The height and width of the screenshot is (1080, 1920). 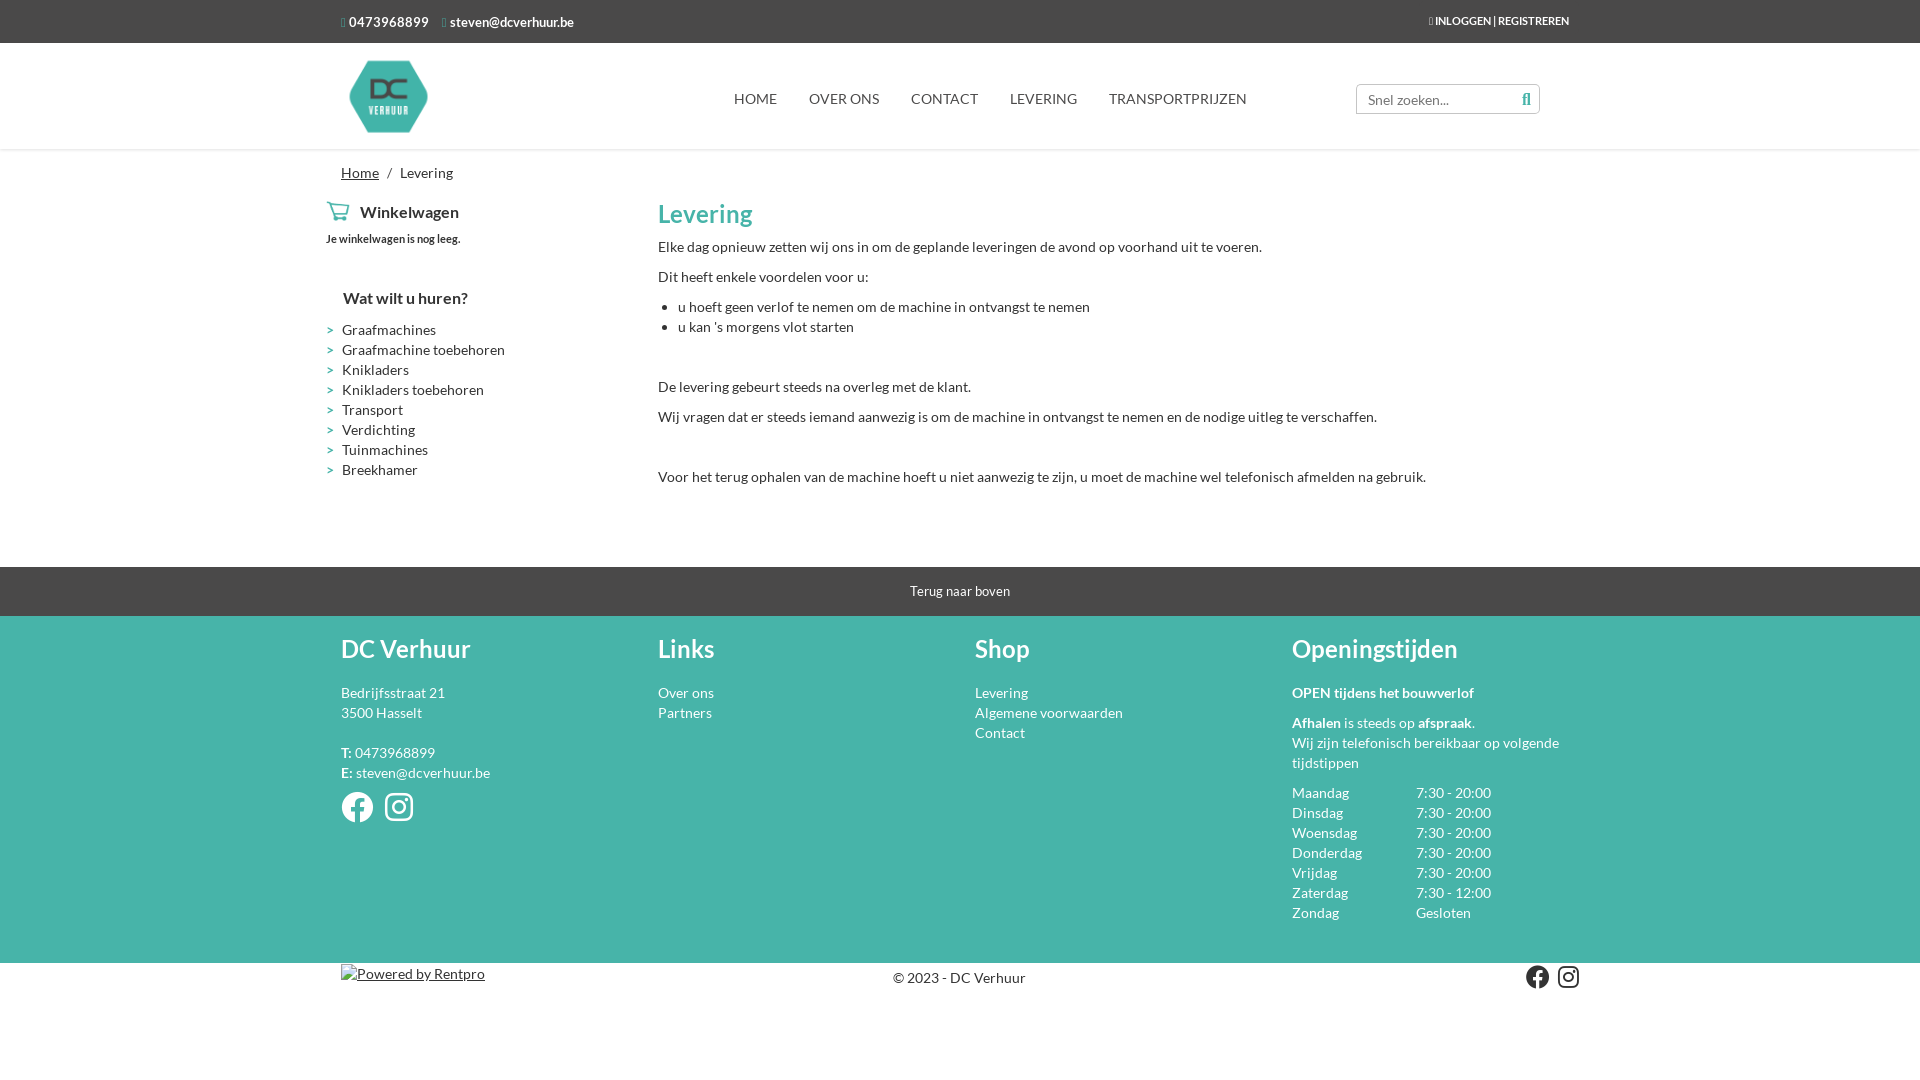 I want to click on 'Contact', so click(x=999, y=732).